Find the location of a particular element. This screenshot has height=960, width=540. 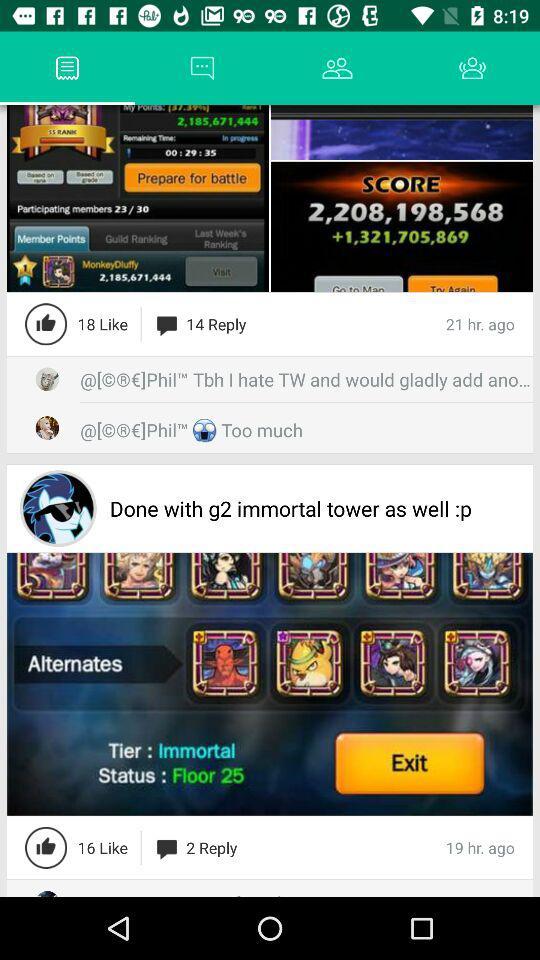

like the content is located at coordinates (46, 324).